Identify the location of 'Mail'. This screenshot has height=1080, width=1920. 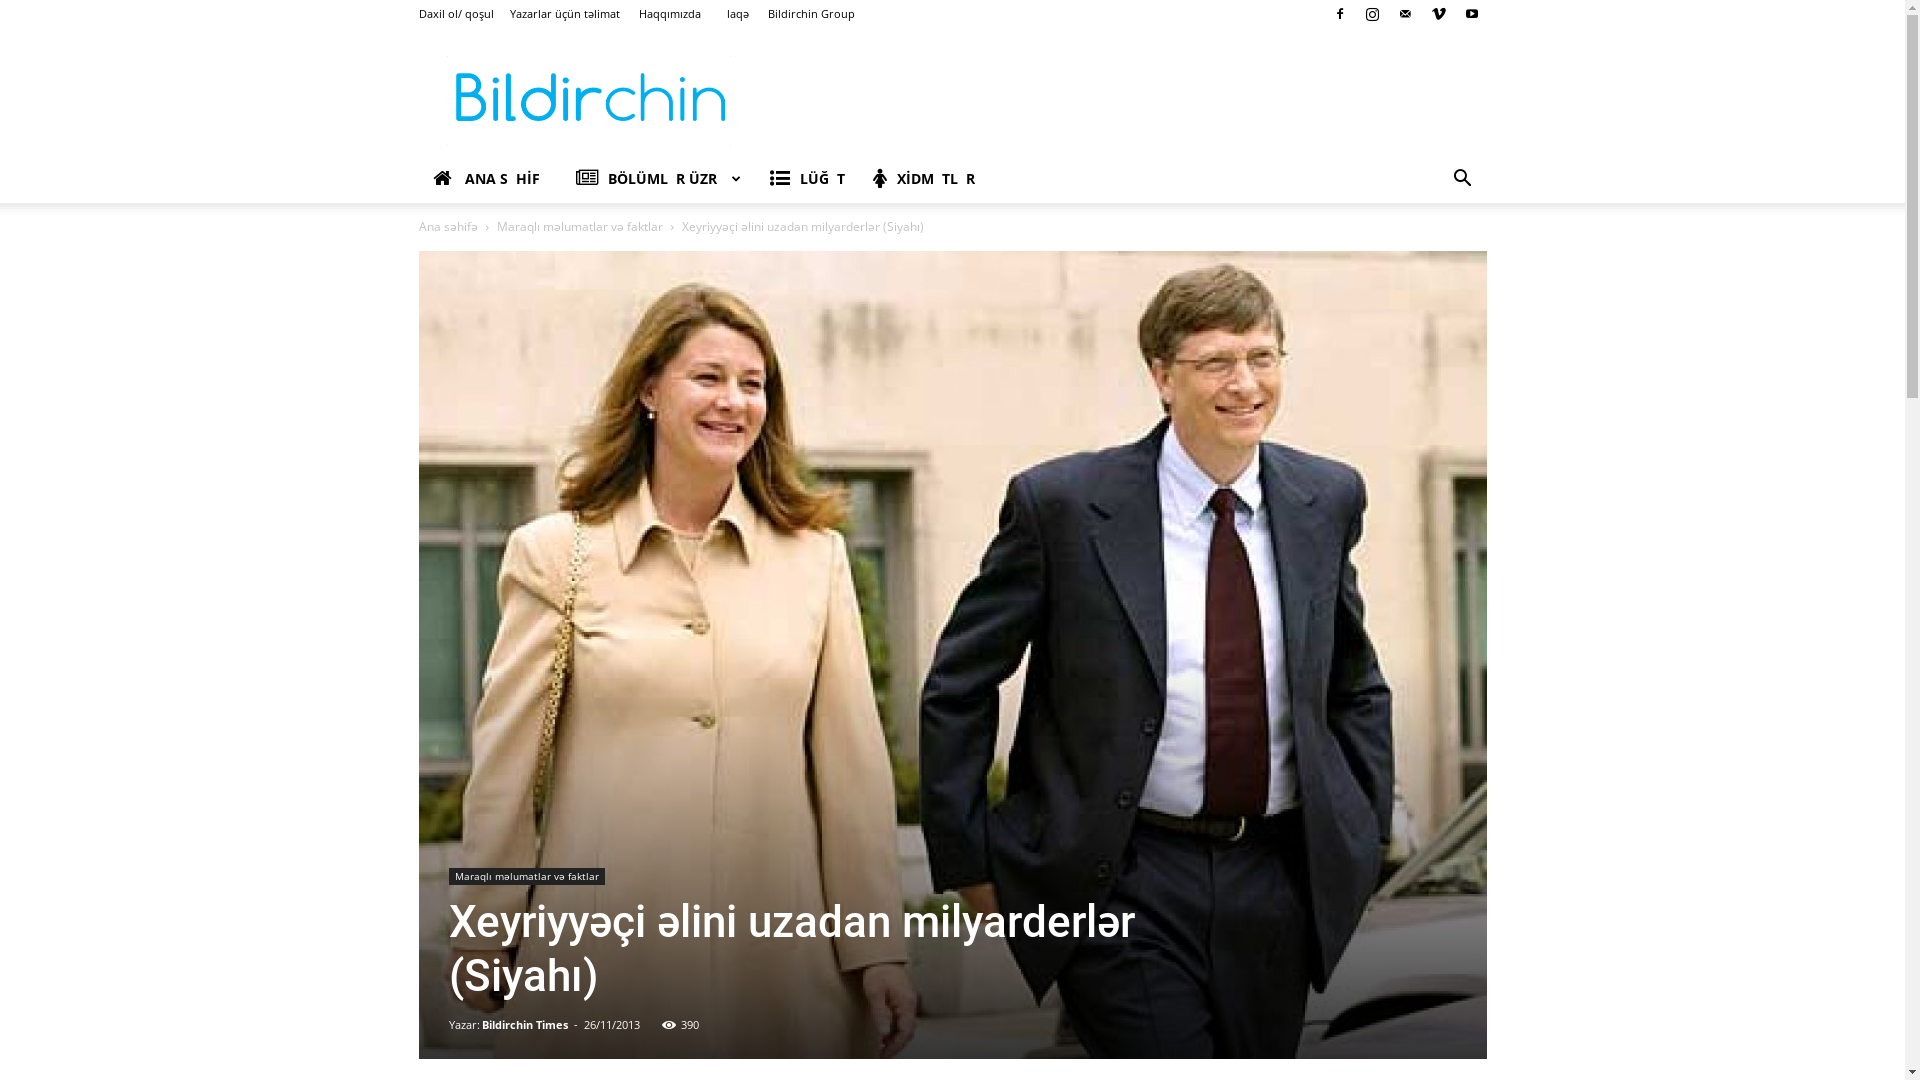
(1389, 14).